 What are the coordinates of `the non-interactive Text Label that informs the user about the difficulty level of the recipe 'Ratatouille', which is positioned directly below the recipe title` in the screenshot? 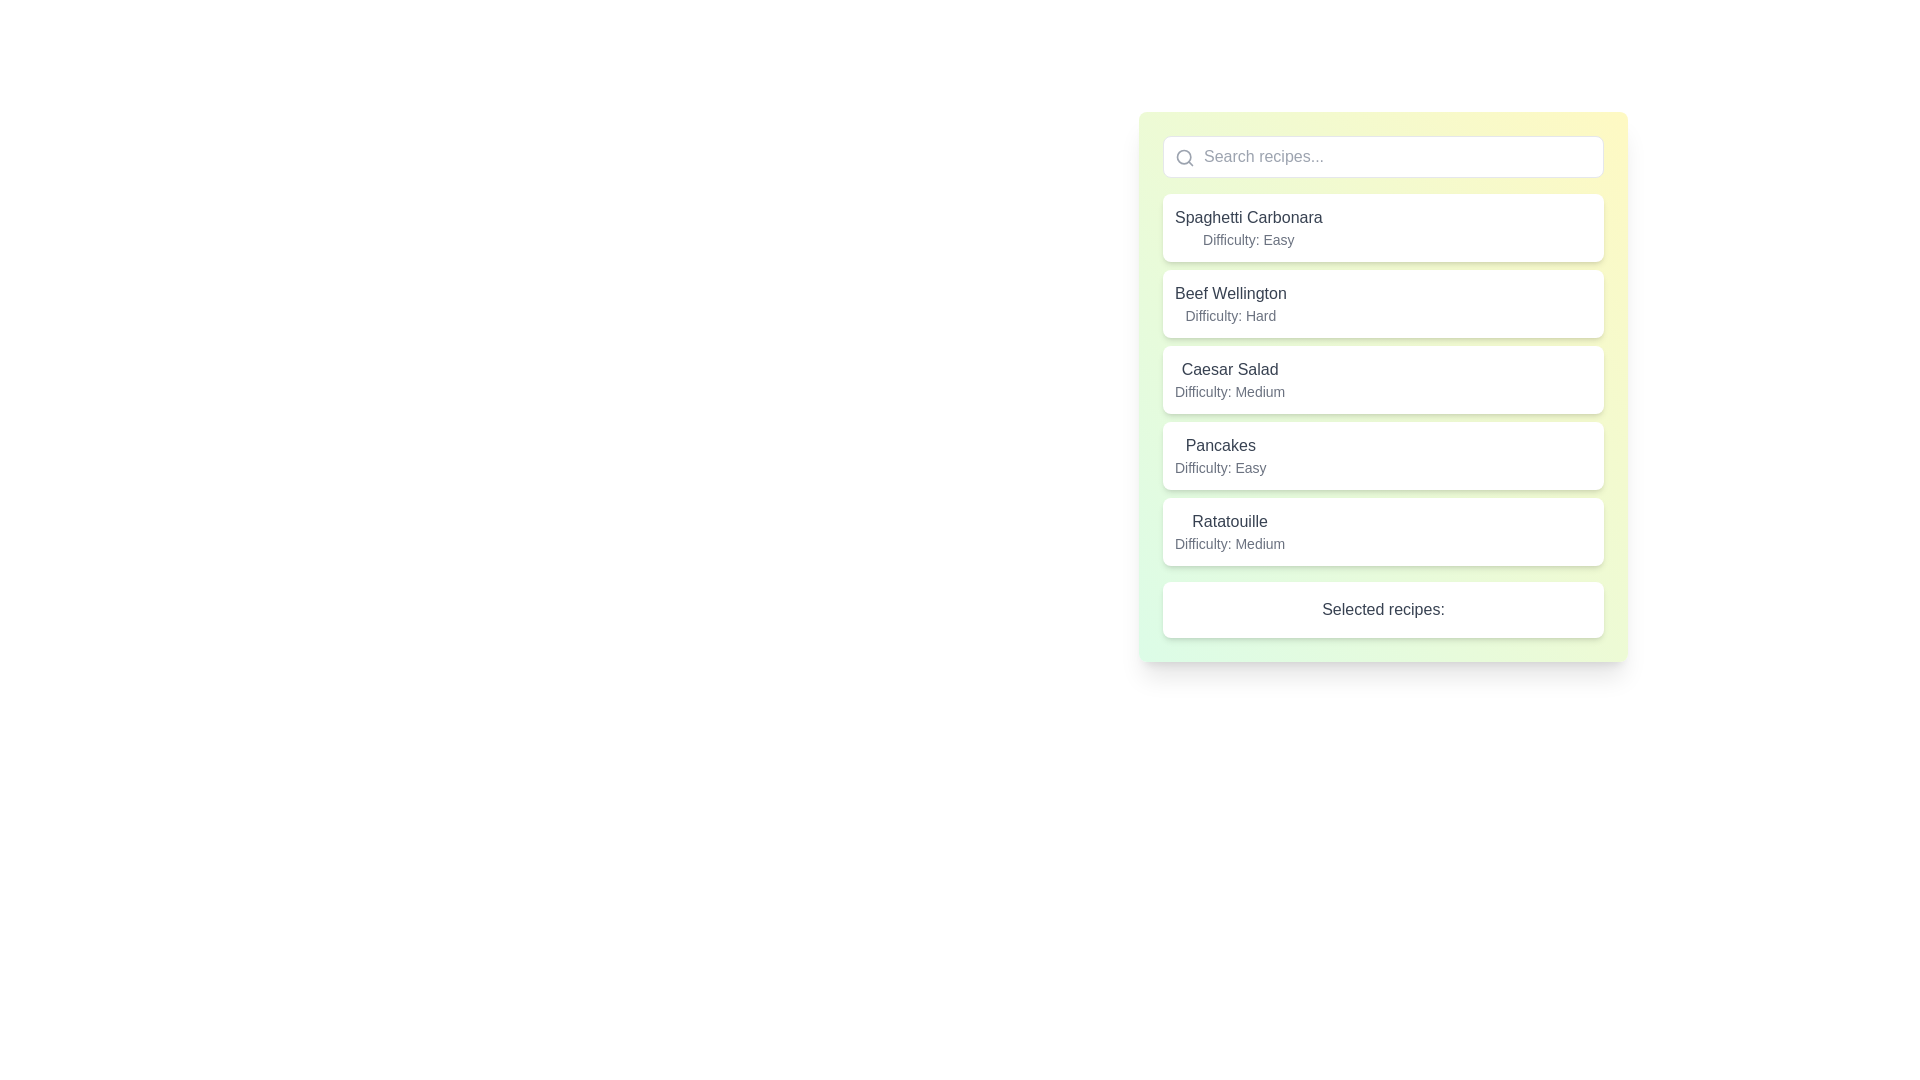 It's located at (1229, 543).